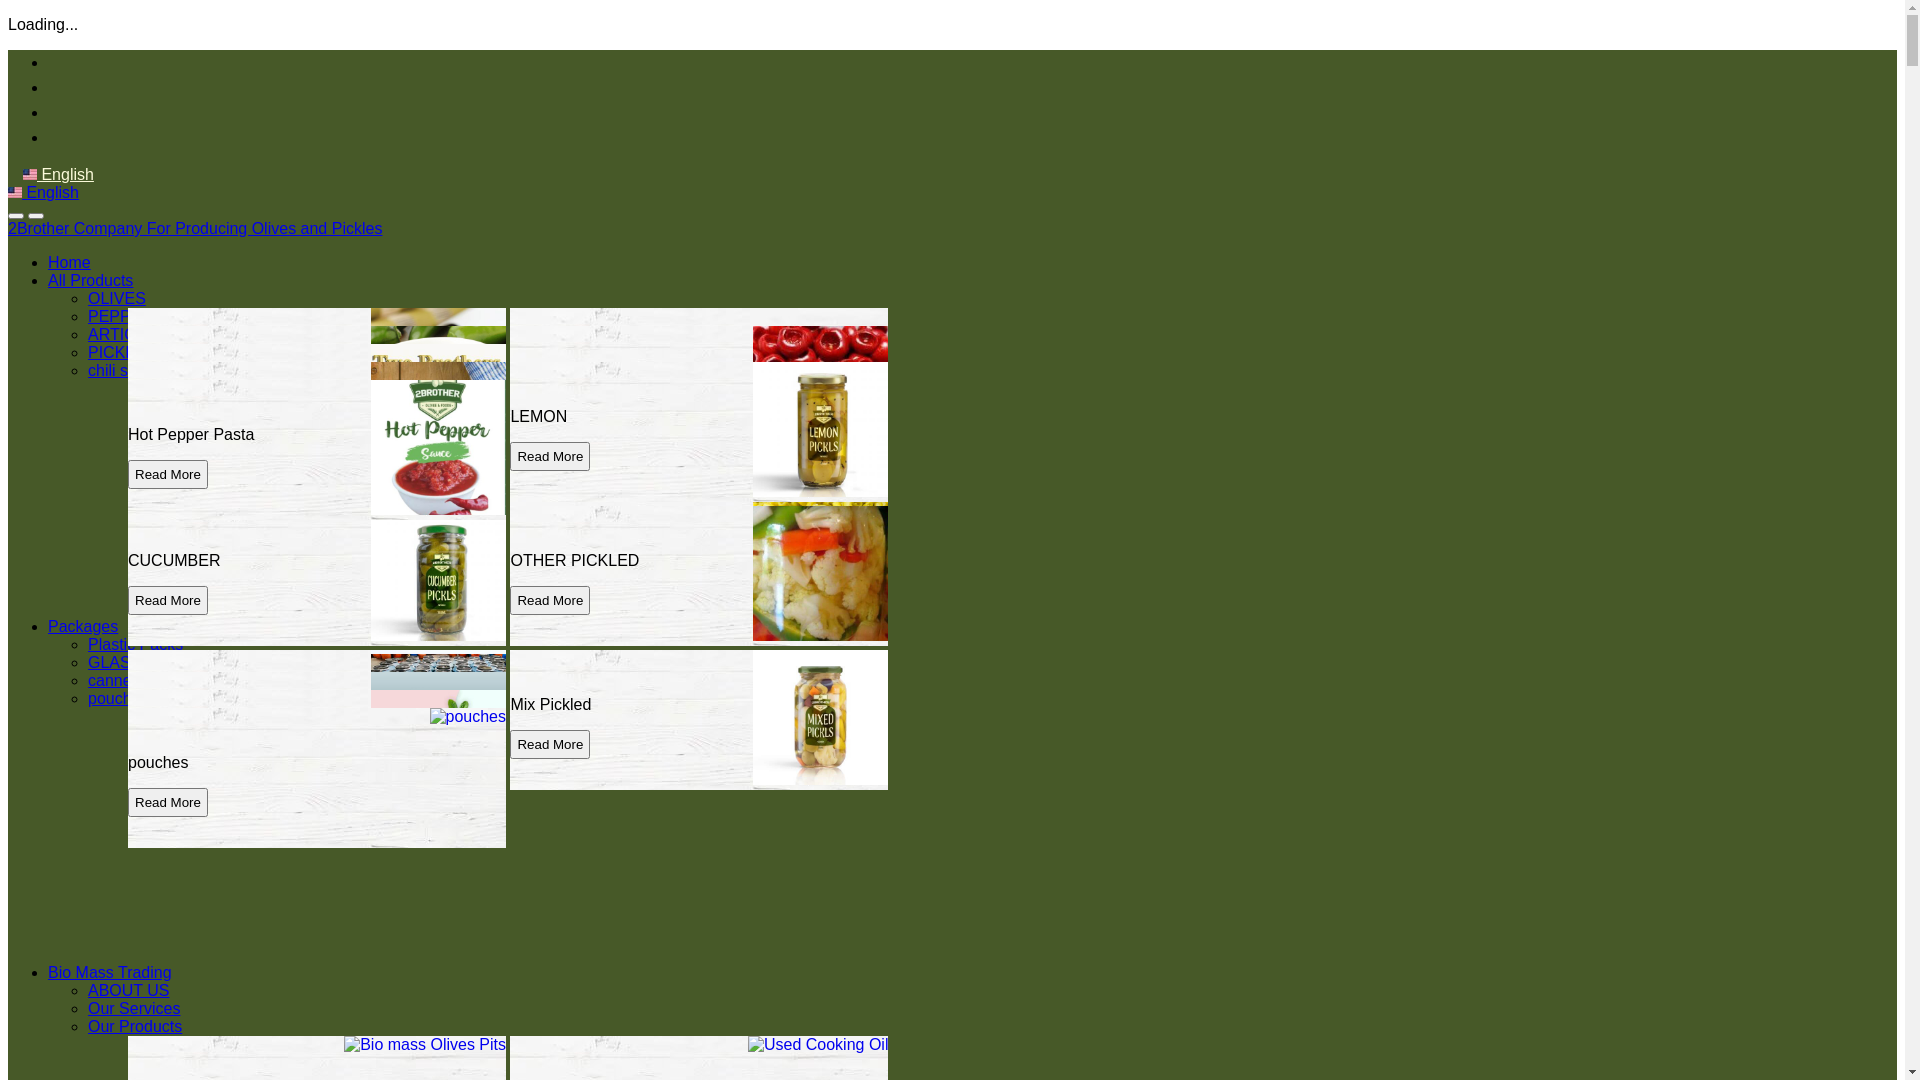 This screenshot has height=1080, width=1920. What do you see at coordinates (109, 971) in the screenshot?
I see `'Bio Mass Trading'` at bounding box center [109, 971].